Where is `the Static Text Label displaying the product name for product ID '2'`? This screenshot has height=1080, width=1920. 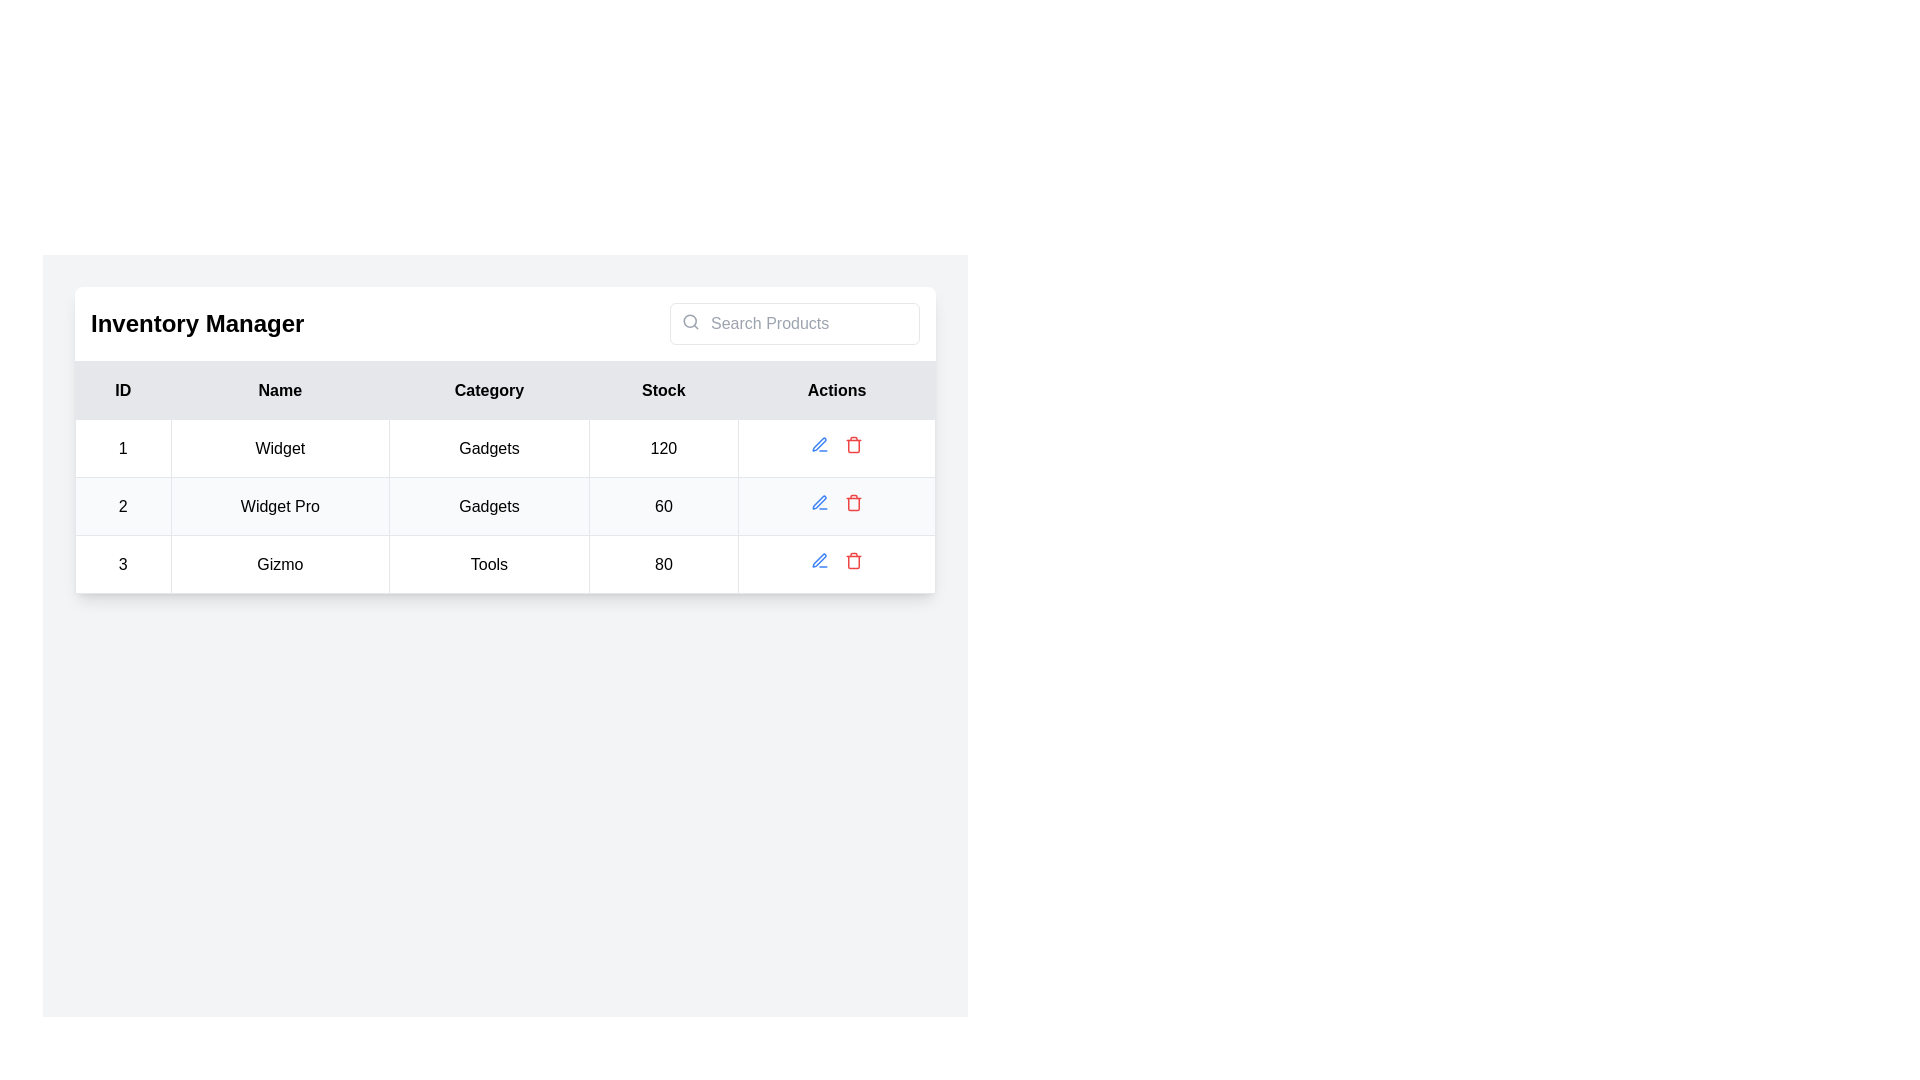
the Static Text Label displaying the product name for product ID '2' is located at coordinates (279, 505).